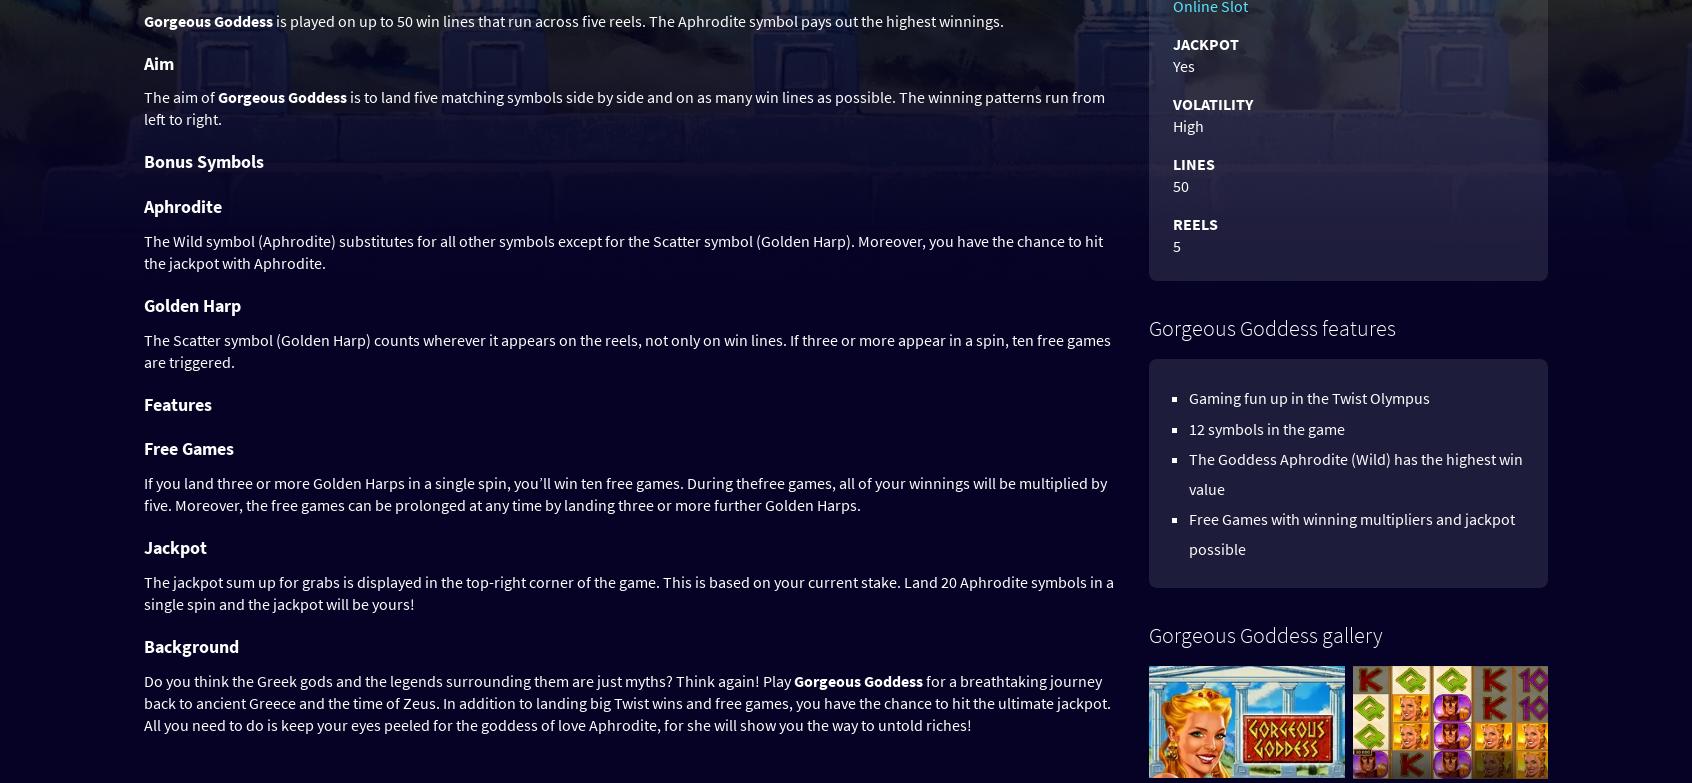  What do you see at coordinates (623, 107) in the screenshot?
I see `'is to land five matching symbols side by side and on as many win lines as possible. The winning patterns run from left to right.'` at bounding box center [623, 107].